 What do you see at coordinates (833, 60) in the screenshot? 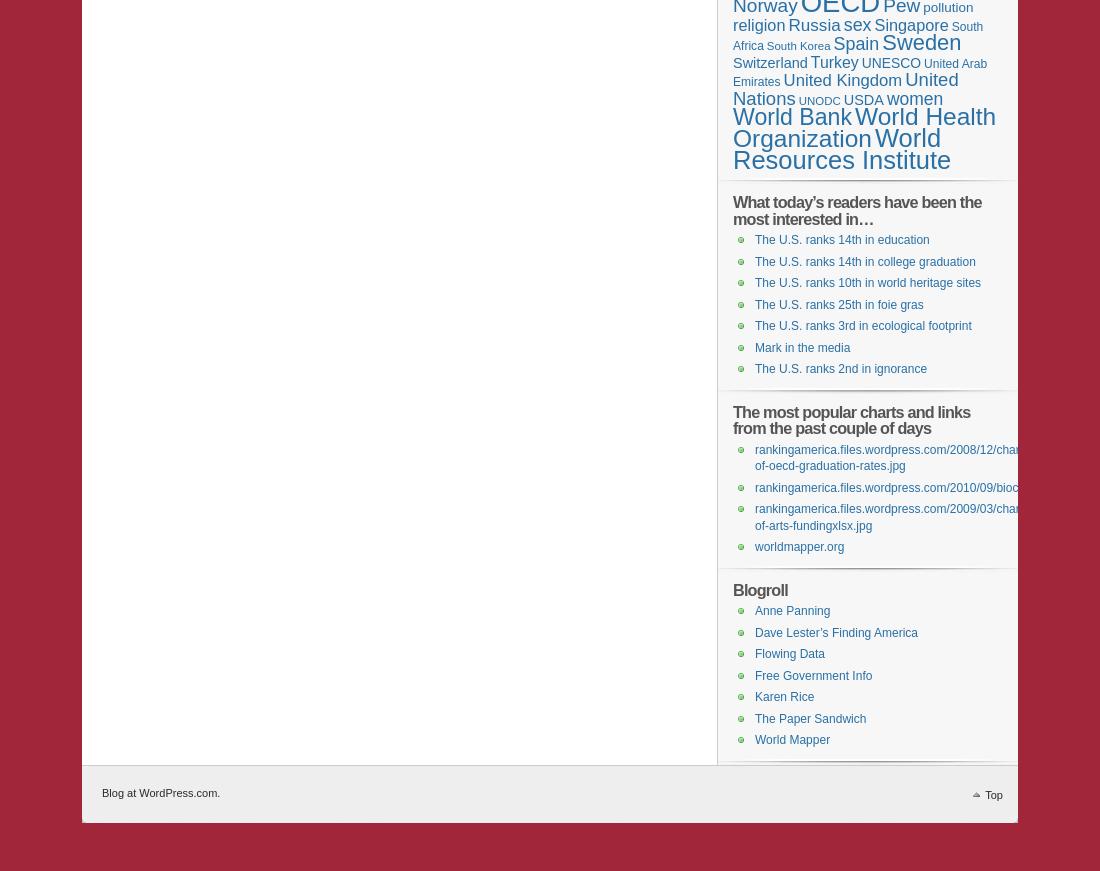
I see `'Turkey'` at bounding box center [833, 60].